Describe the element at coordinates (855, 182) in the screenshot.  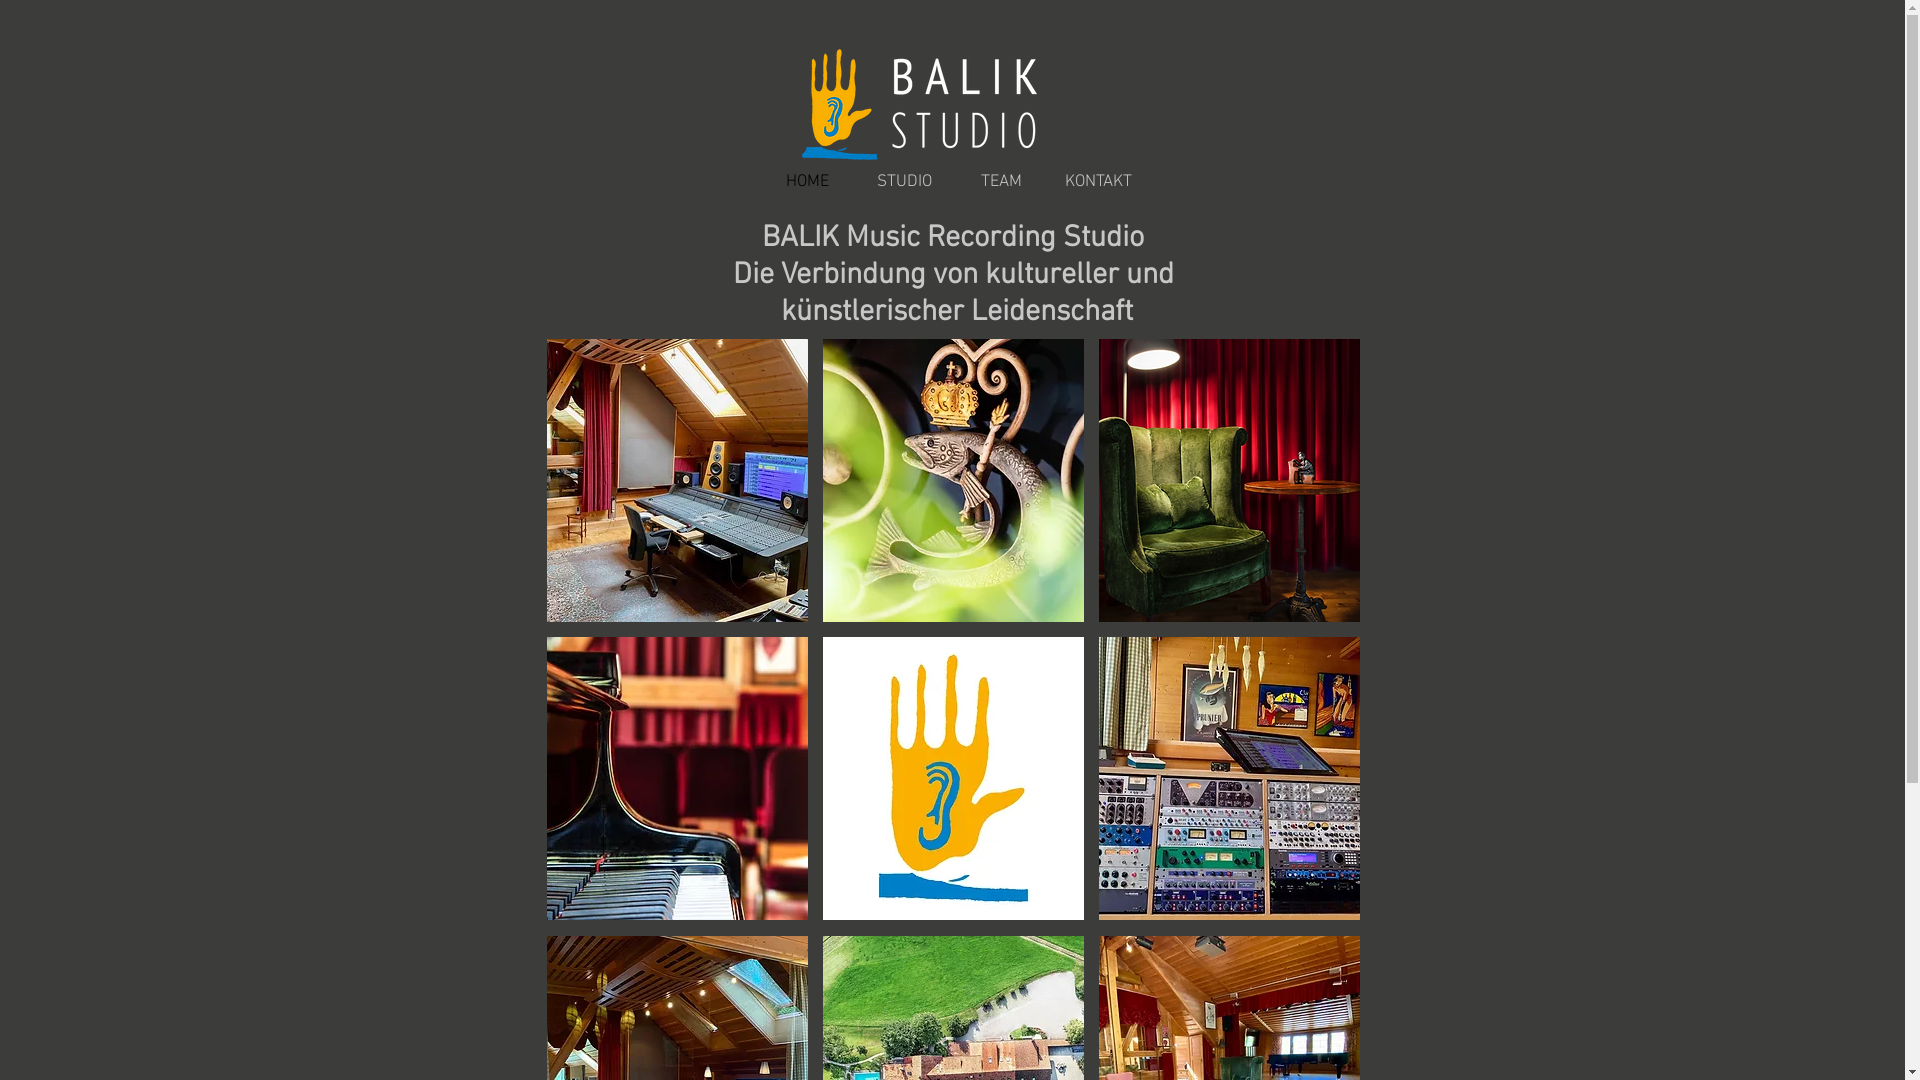
I see `'STUDIO'` at that location.